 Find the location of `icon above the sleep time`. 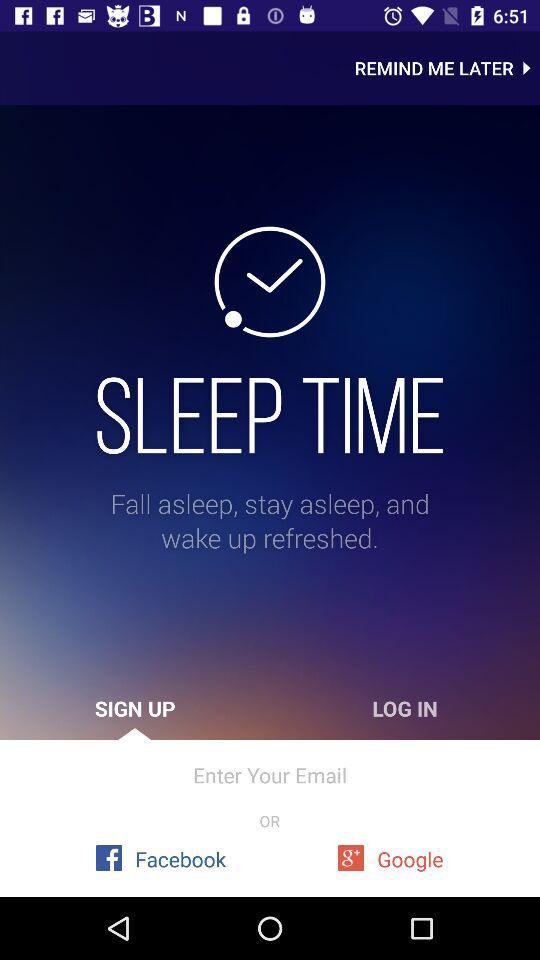

icon above the sleep time is located at coordinates (447, 68).